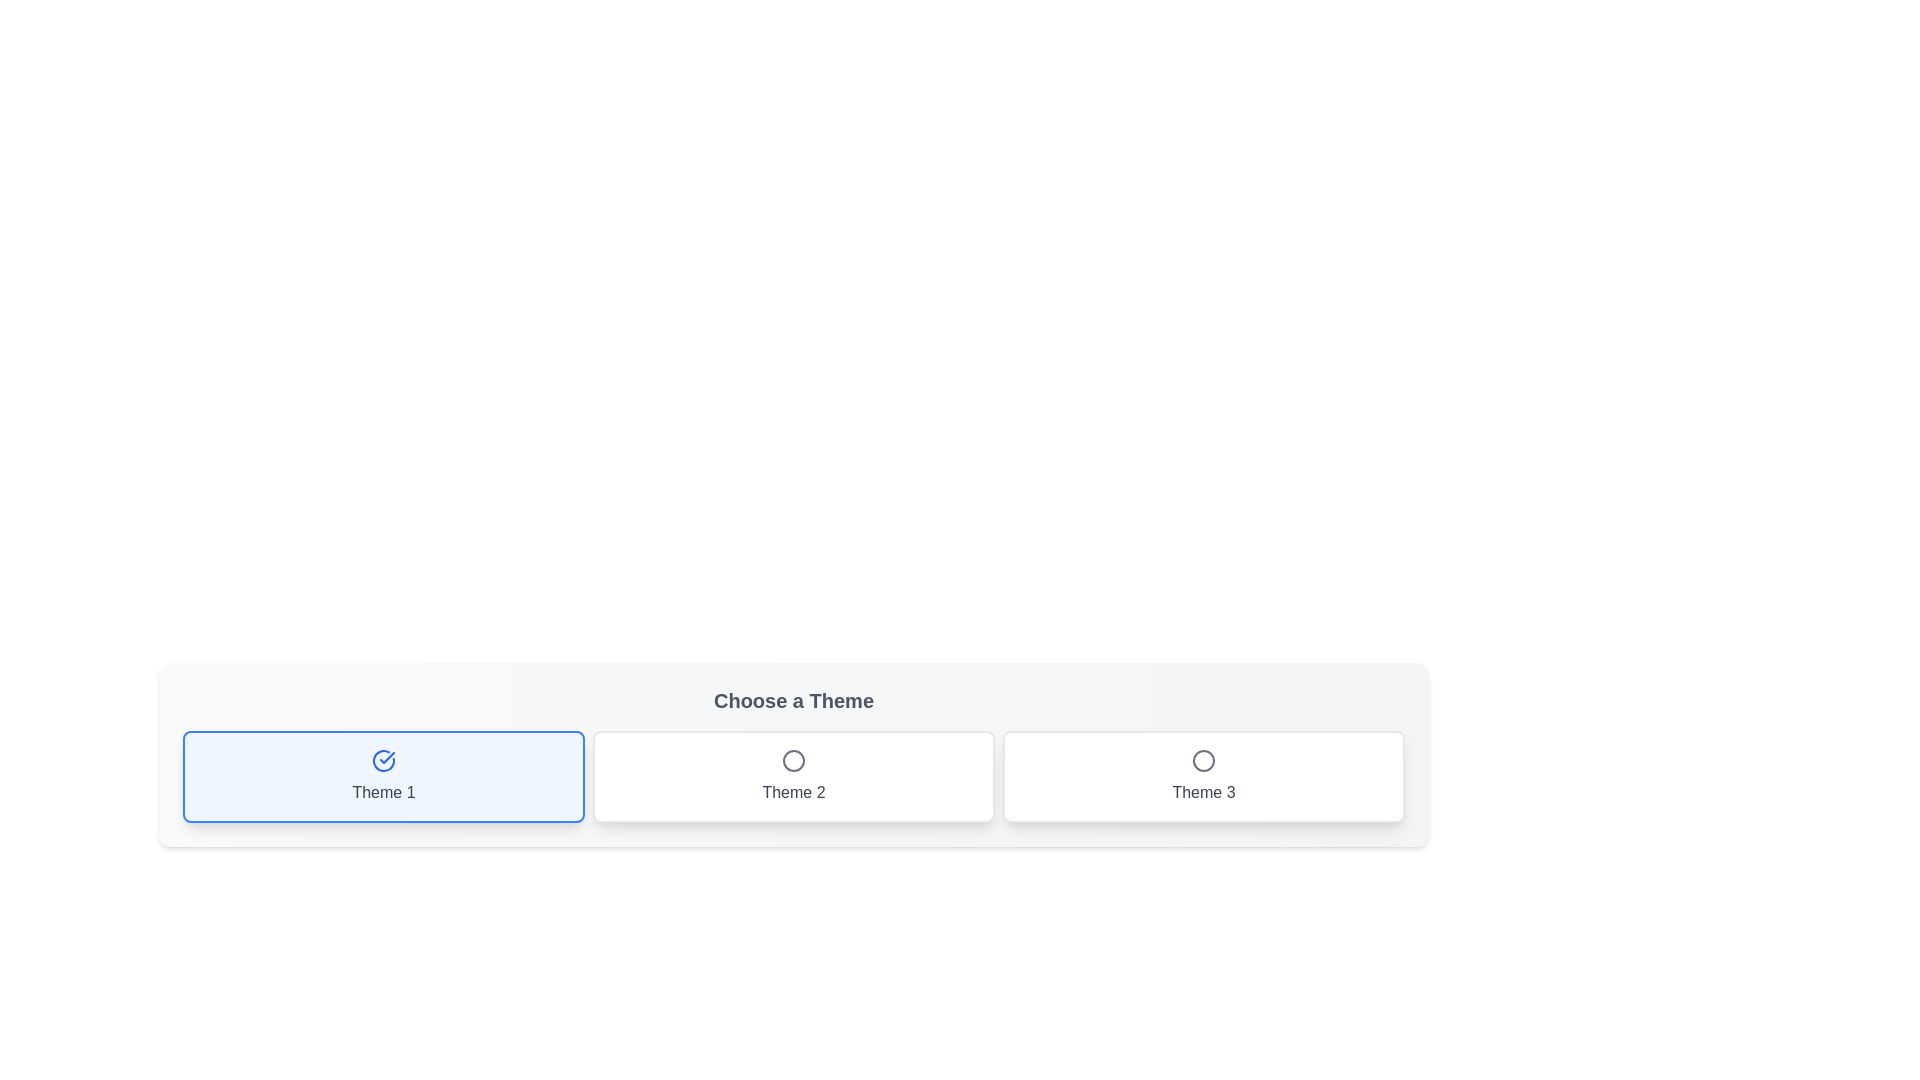 Image resolution: width=1920 pixels, height=1080 pixels. I want to click on the gray outlined circle icon above the text 'Theme 3', so click(1203, 760).